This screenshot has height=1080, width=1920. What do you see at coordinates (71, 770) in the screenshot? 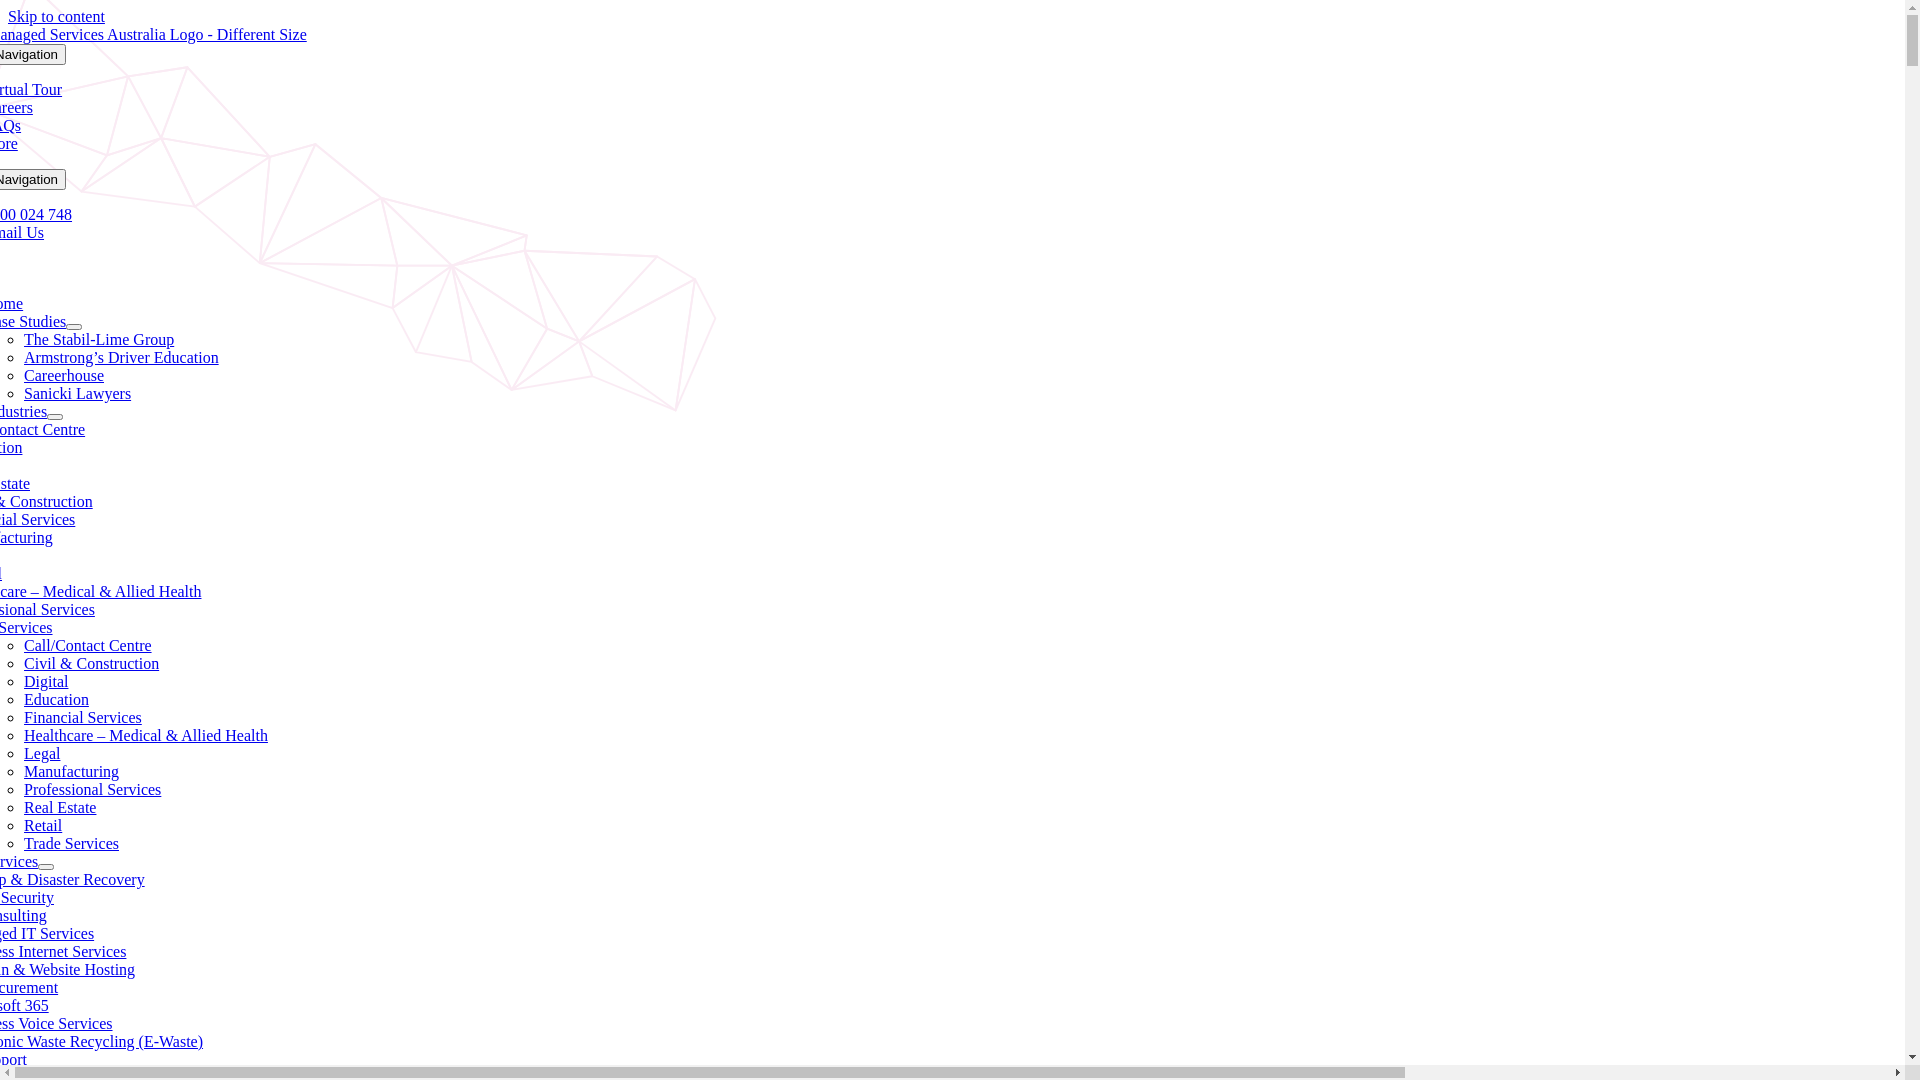
I see `'Manufacturing'` at bounding box center [71, 770].